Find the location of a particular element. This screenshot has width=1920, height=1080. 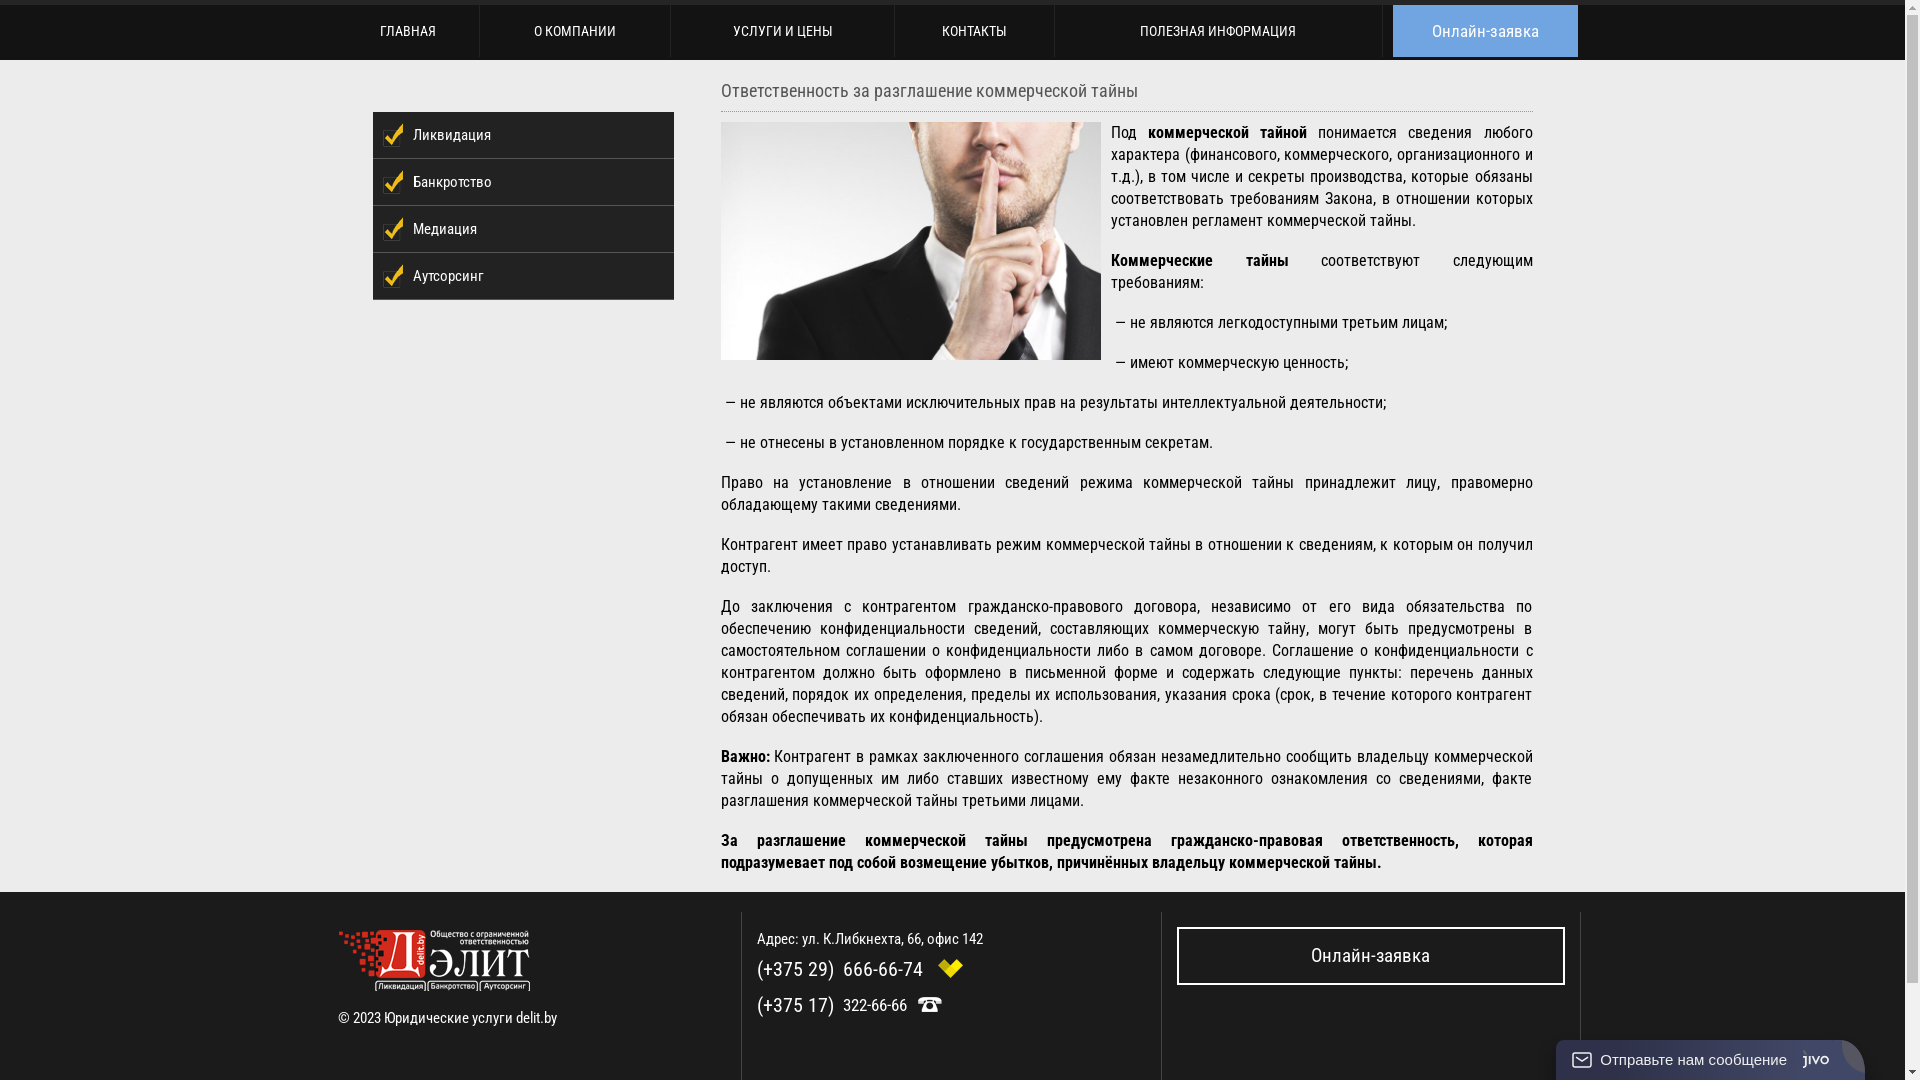

'322-66-66' is located at coordinates (874, 1005).